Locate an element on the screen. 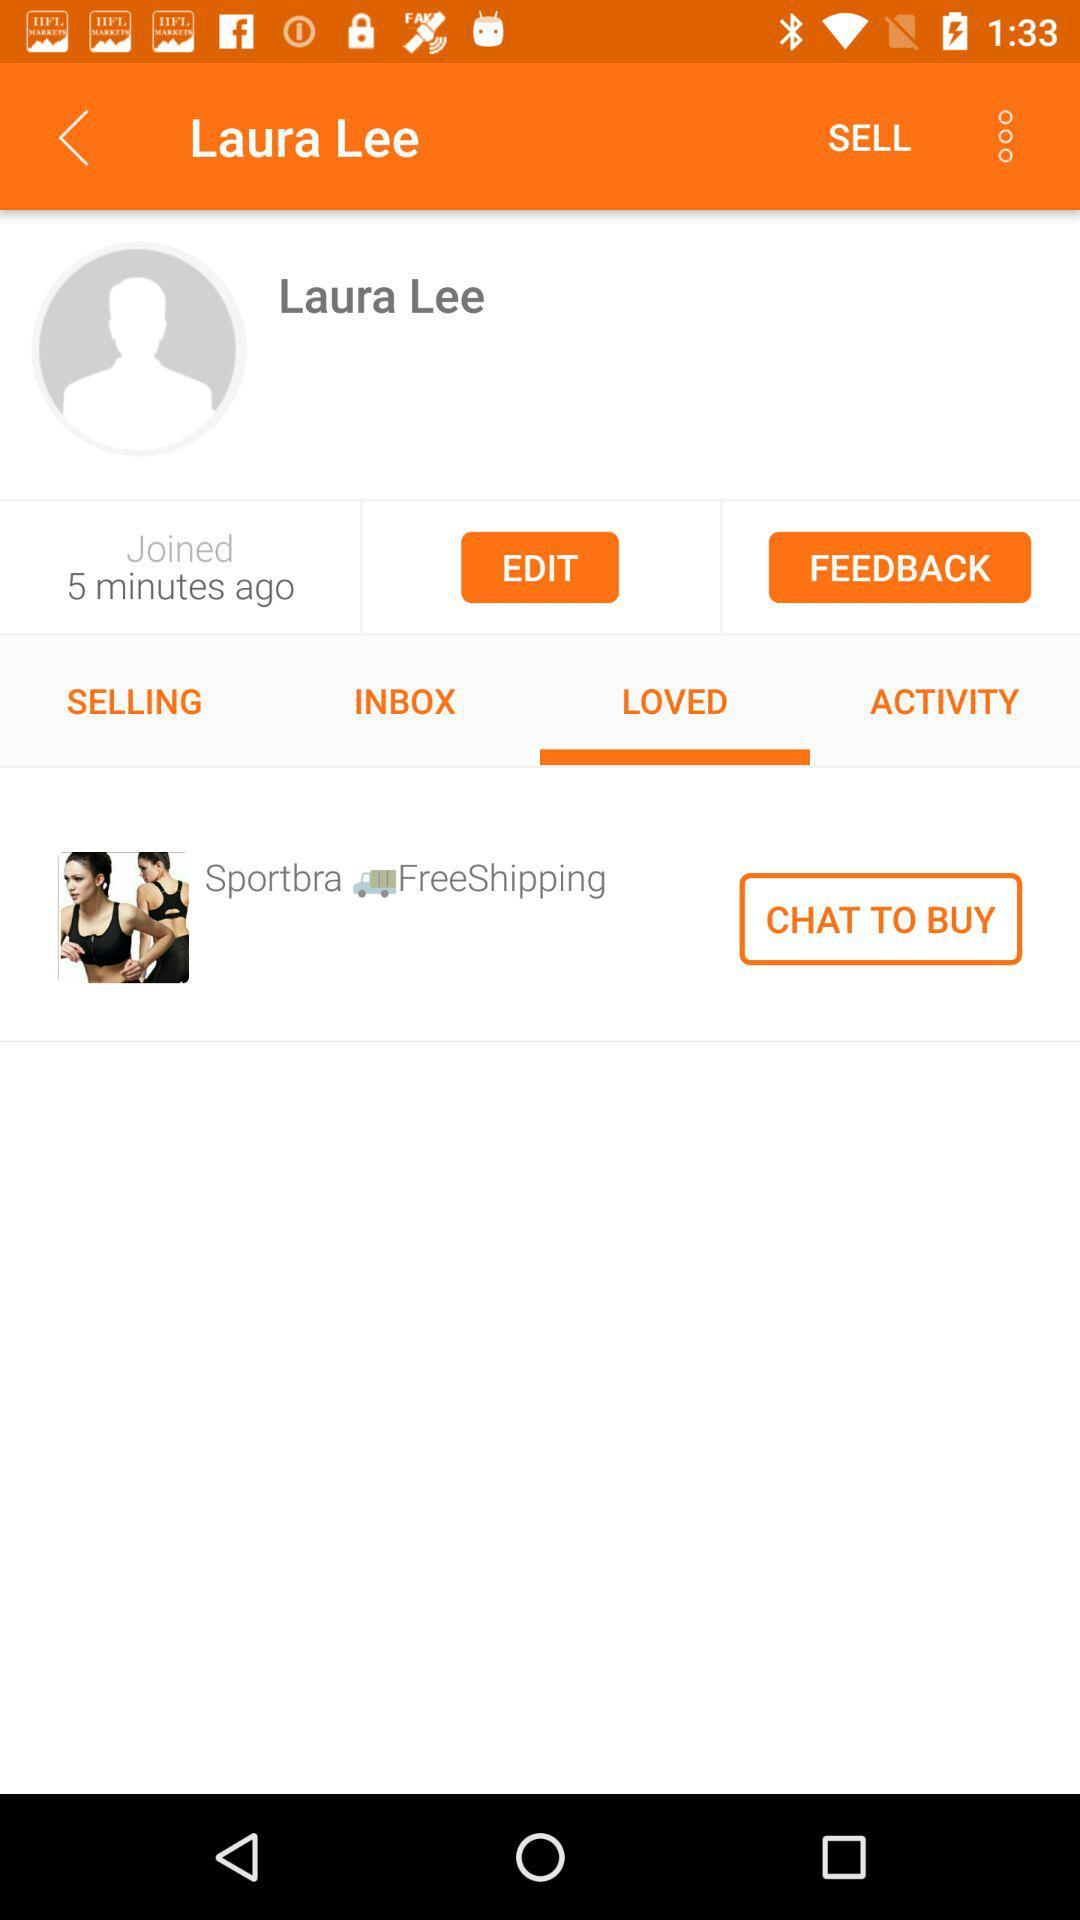  the avatar icon is located at coordinates (138, 349).